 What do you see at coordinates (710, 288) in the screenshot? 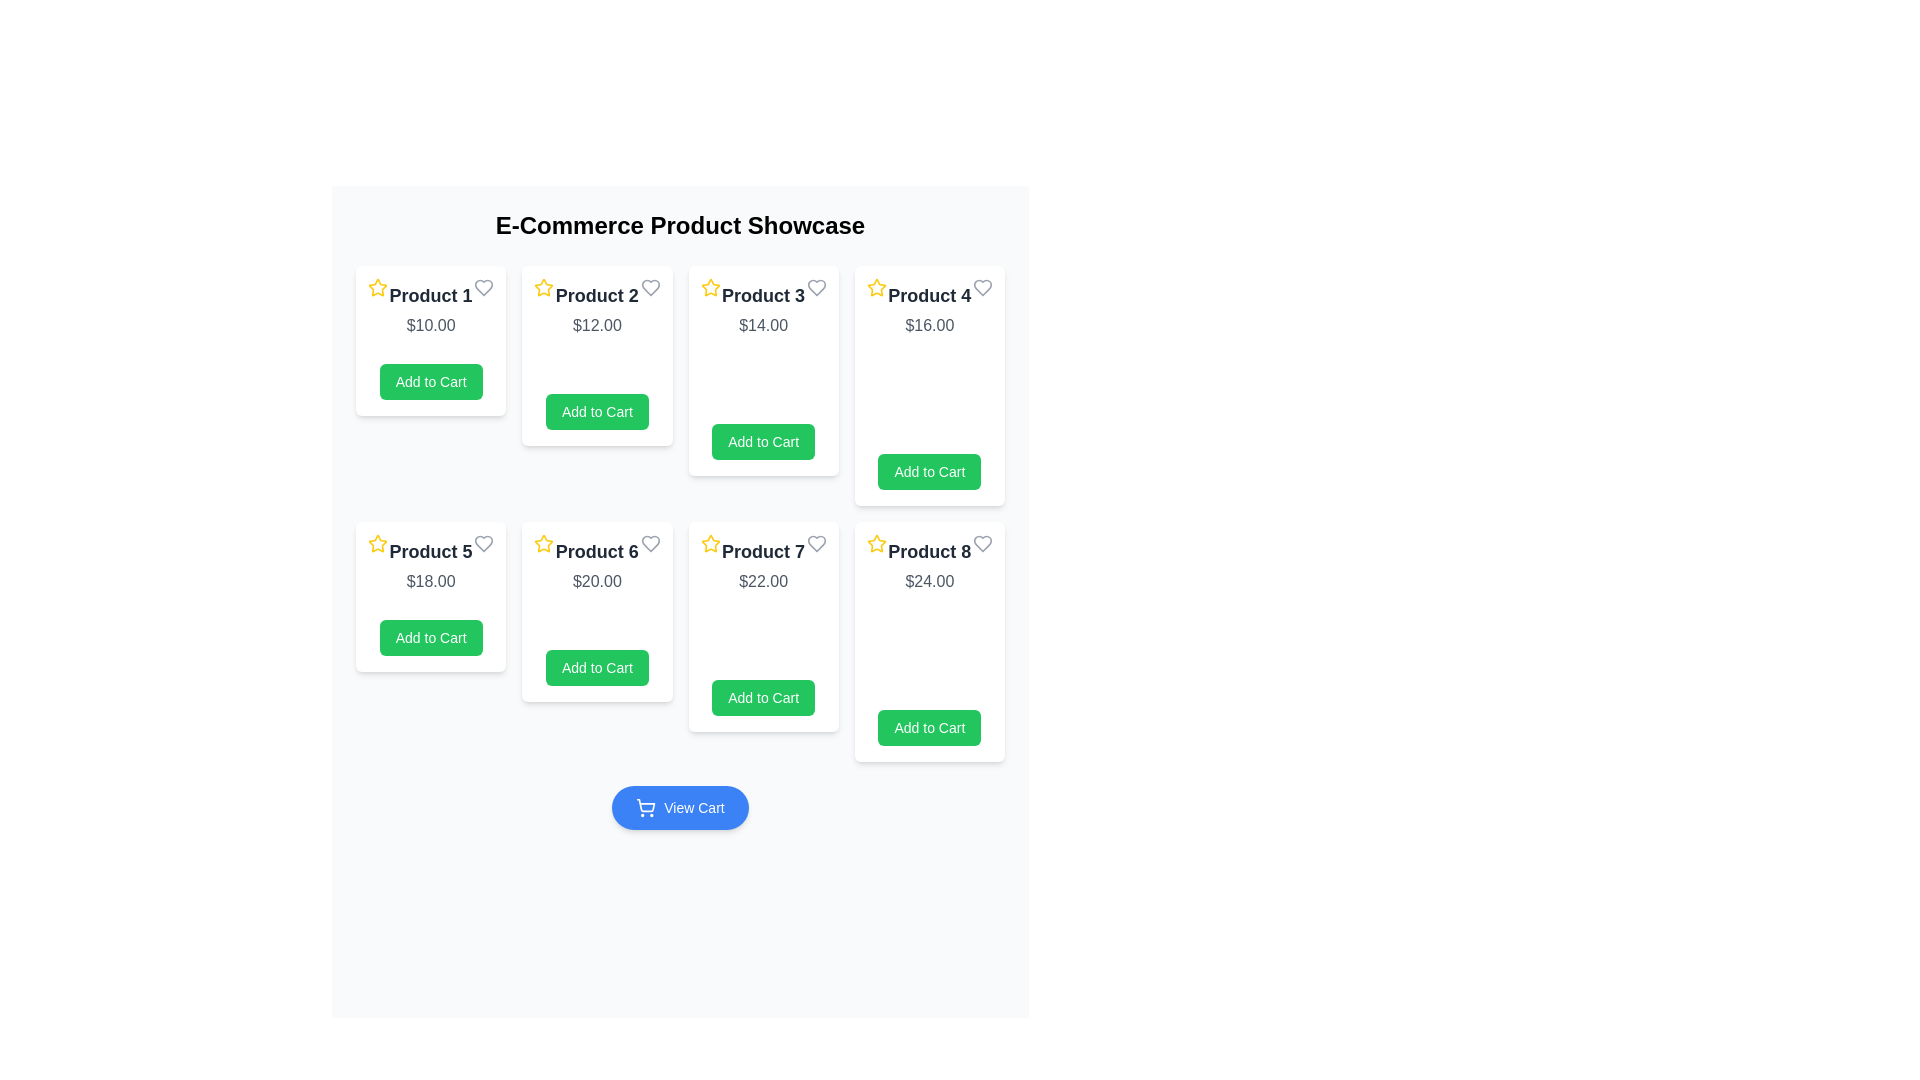
I see `the favorite icon located at the top-left corner of the 'Product 3' card, next to the product title` at bounding box center [710, 288].